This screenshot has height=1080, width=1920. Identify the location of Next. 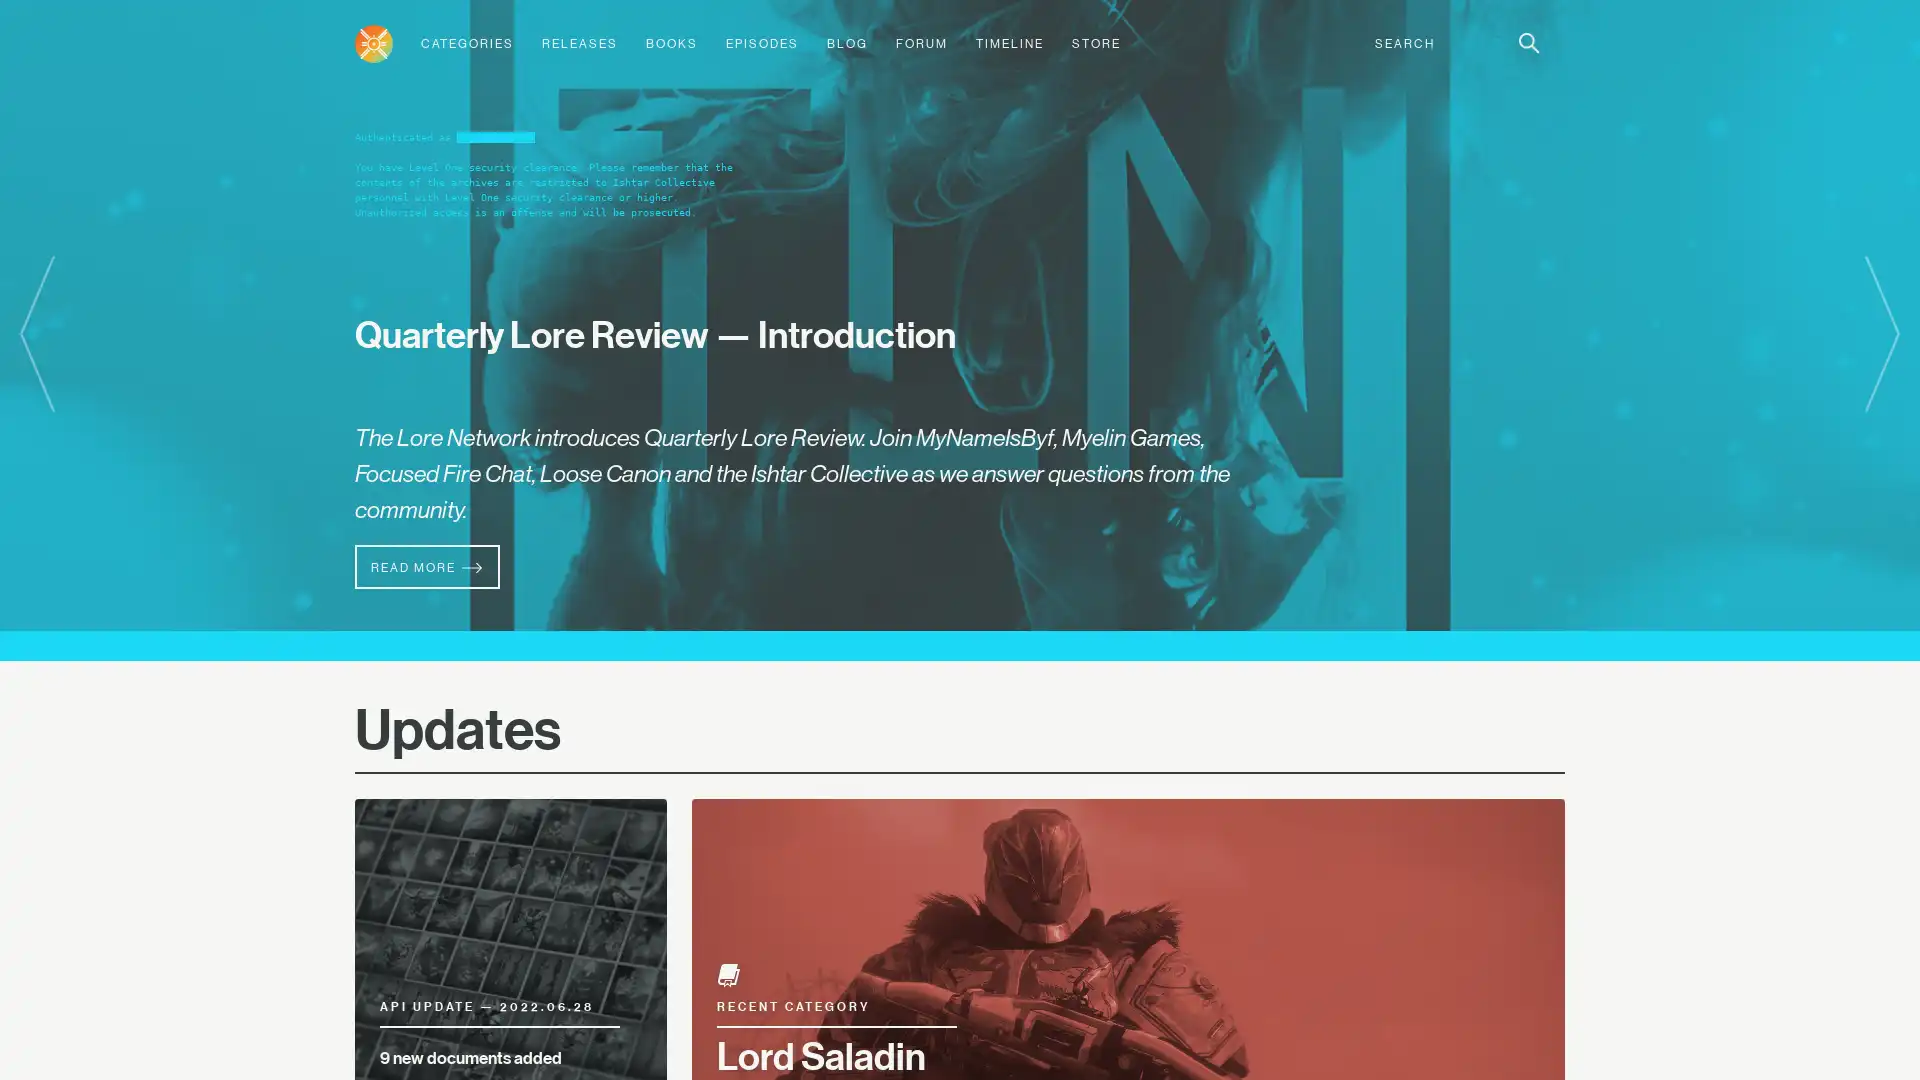
(1881, 334).